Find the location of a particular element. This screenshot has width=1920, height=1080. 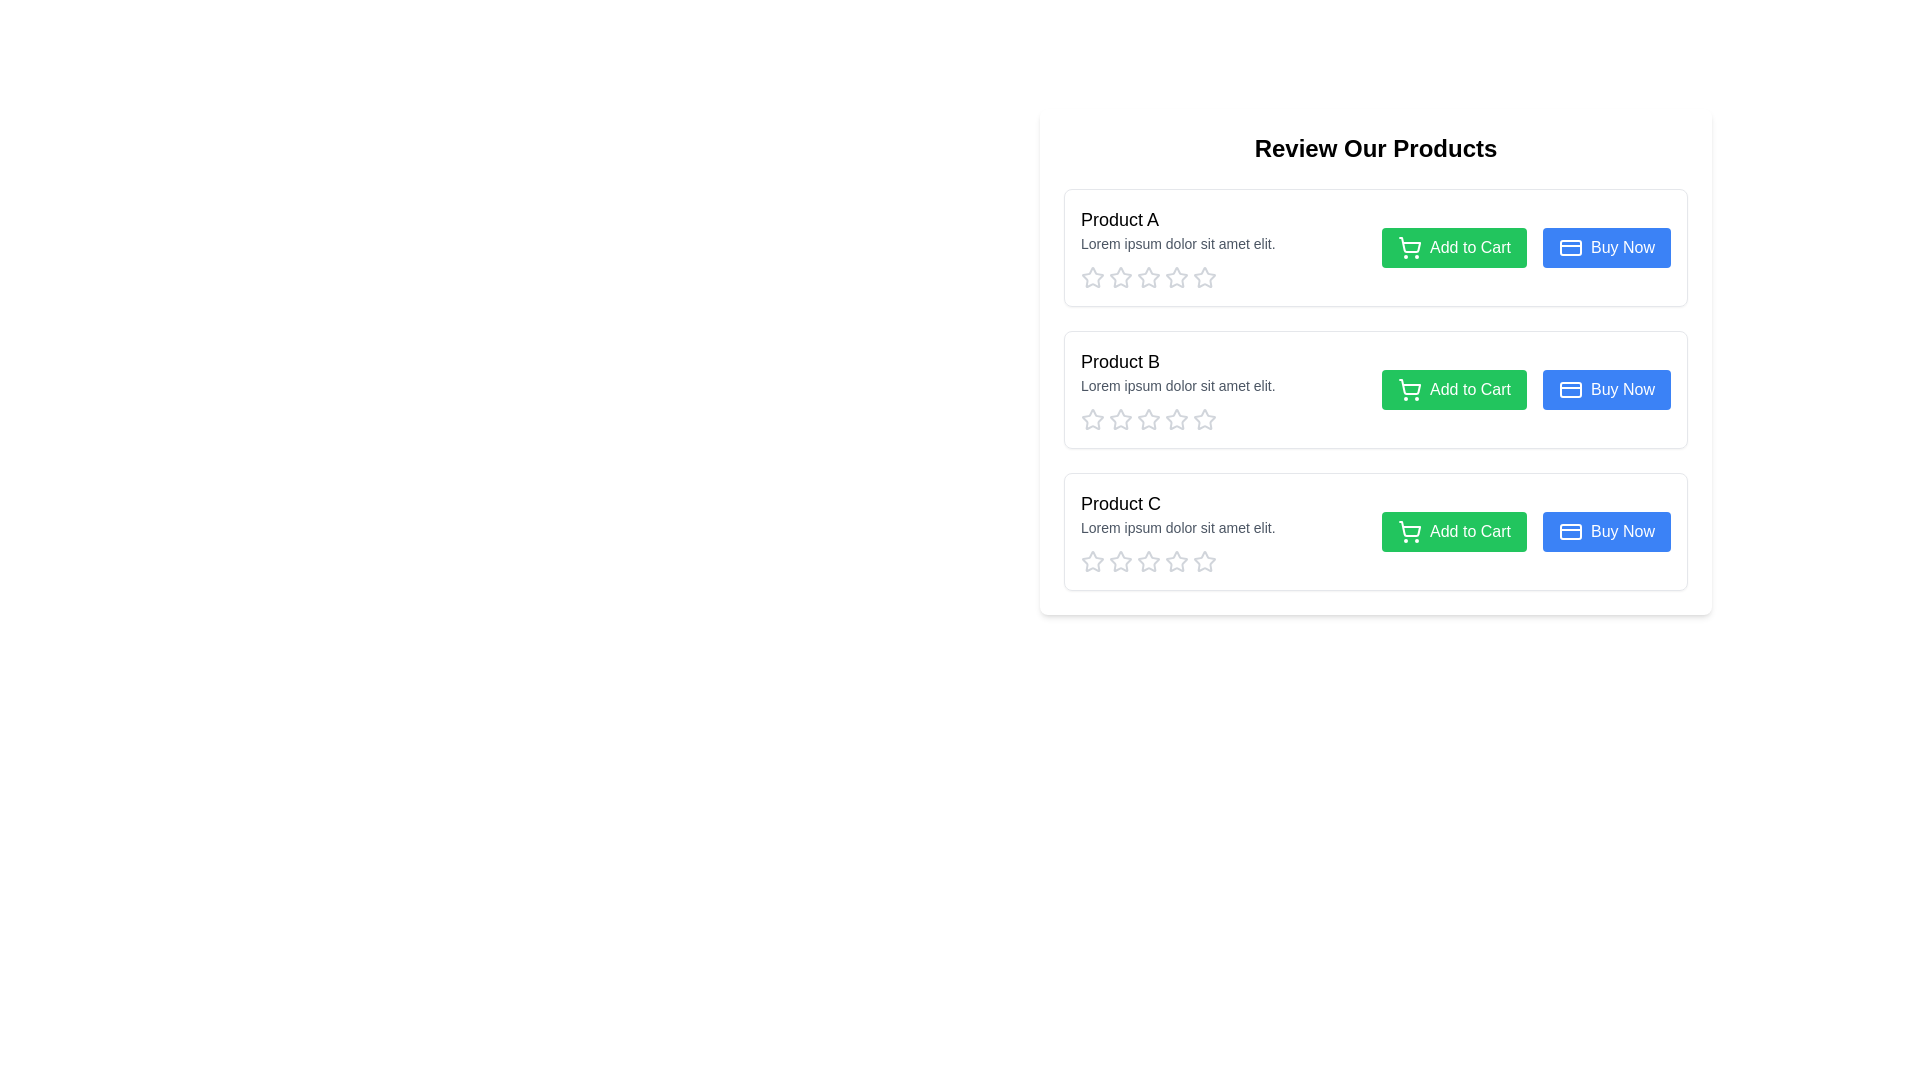

the star rating bar in the second product card, which is part of a styled information block displaying the product's title and description, to scale the stars for user interaction is located at coordinates (1222, 389).